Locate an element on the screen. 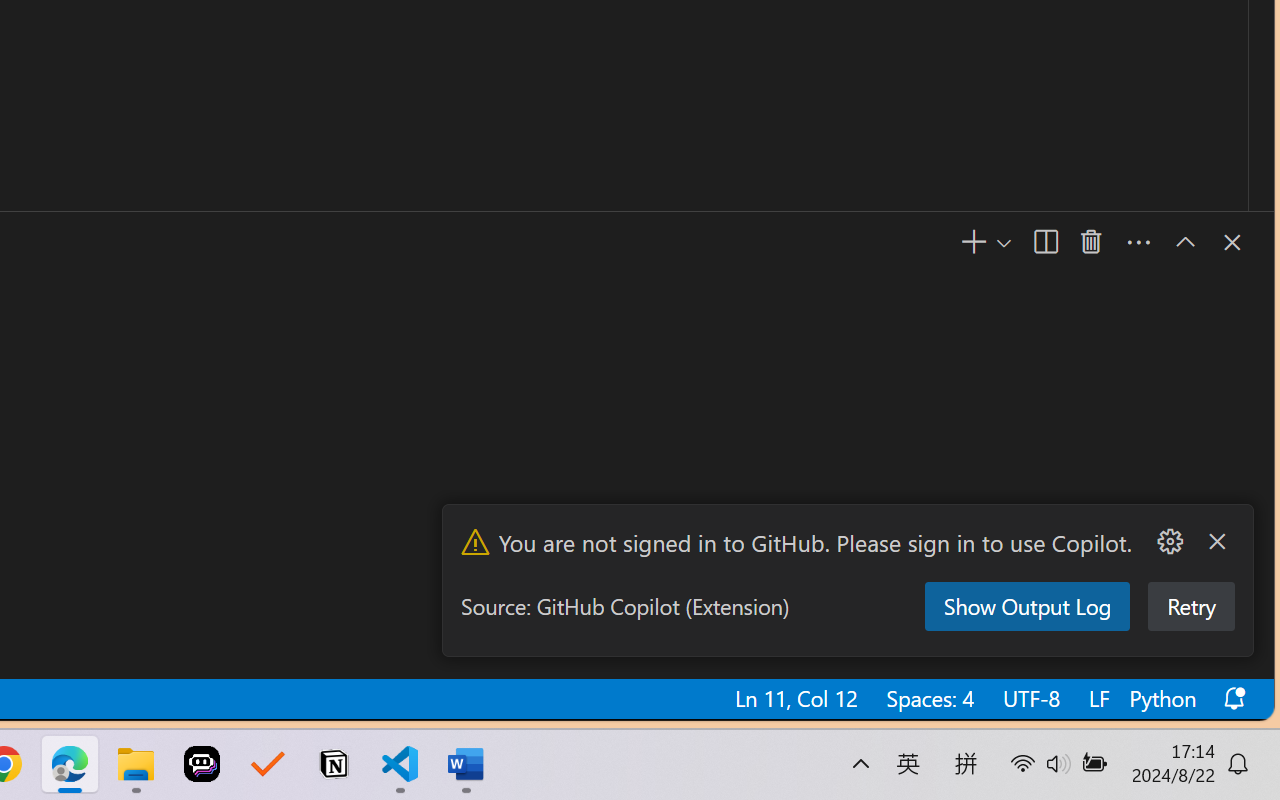 This screenshot has width=1280, height=800. 'Kill Terminal' is located at coordinates (1090, 242).